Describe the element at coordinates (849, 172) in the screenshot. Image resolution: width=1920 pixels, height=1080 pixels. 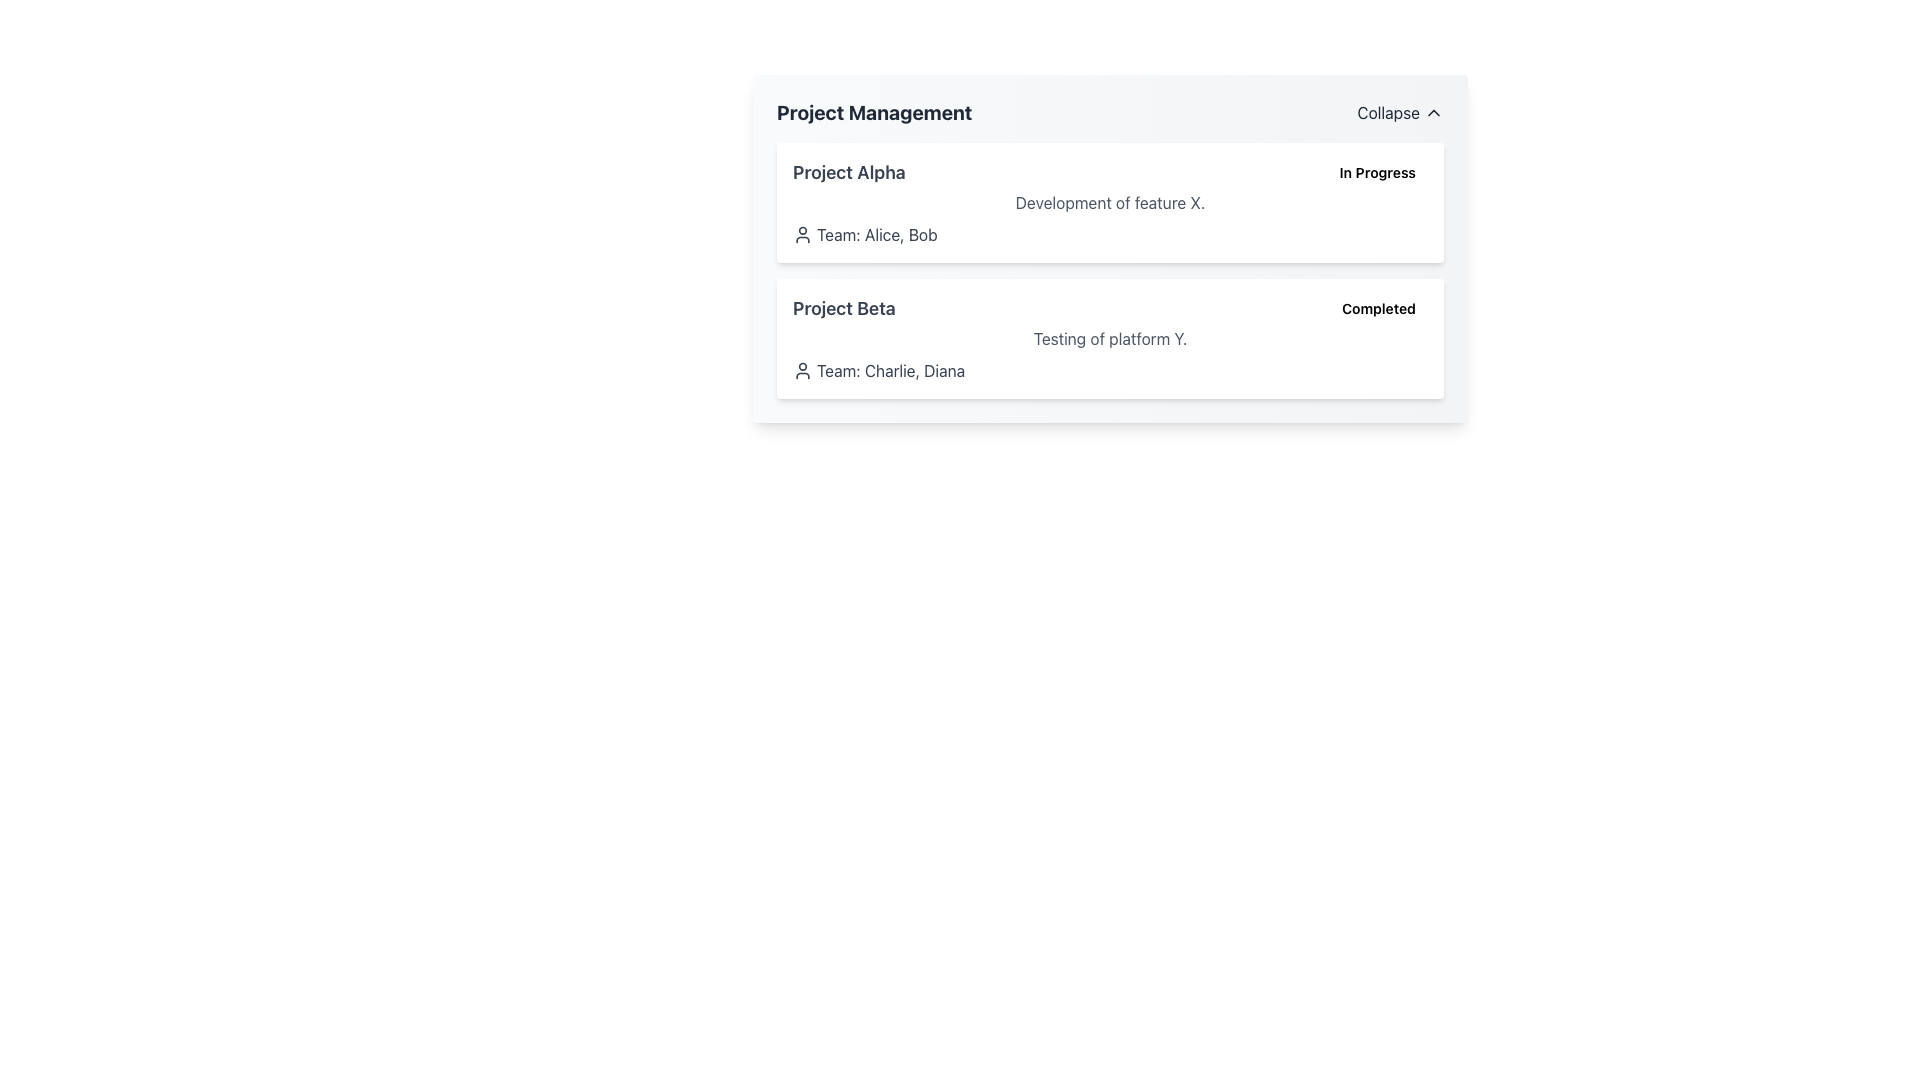
I see `the text label that serves as the header for 'Project Alpha', positioned at the top-left of the interface` at that location.